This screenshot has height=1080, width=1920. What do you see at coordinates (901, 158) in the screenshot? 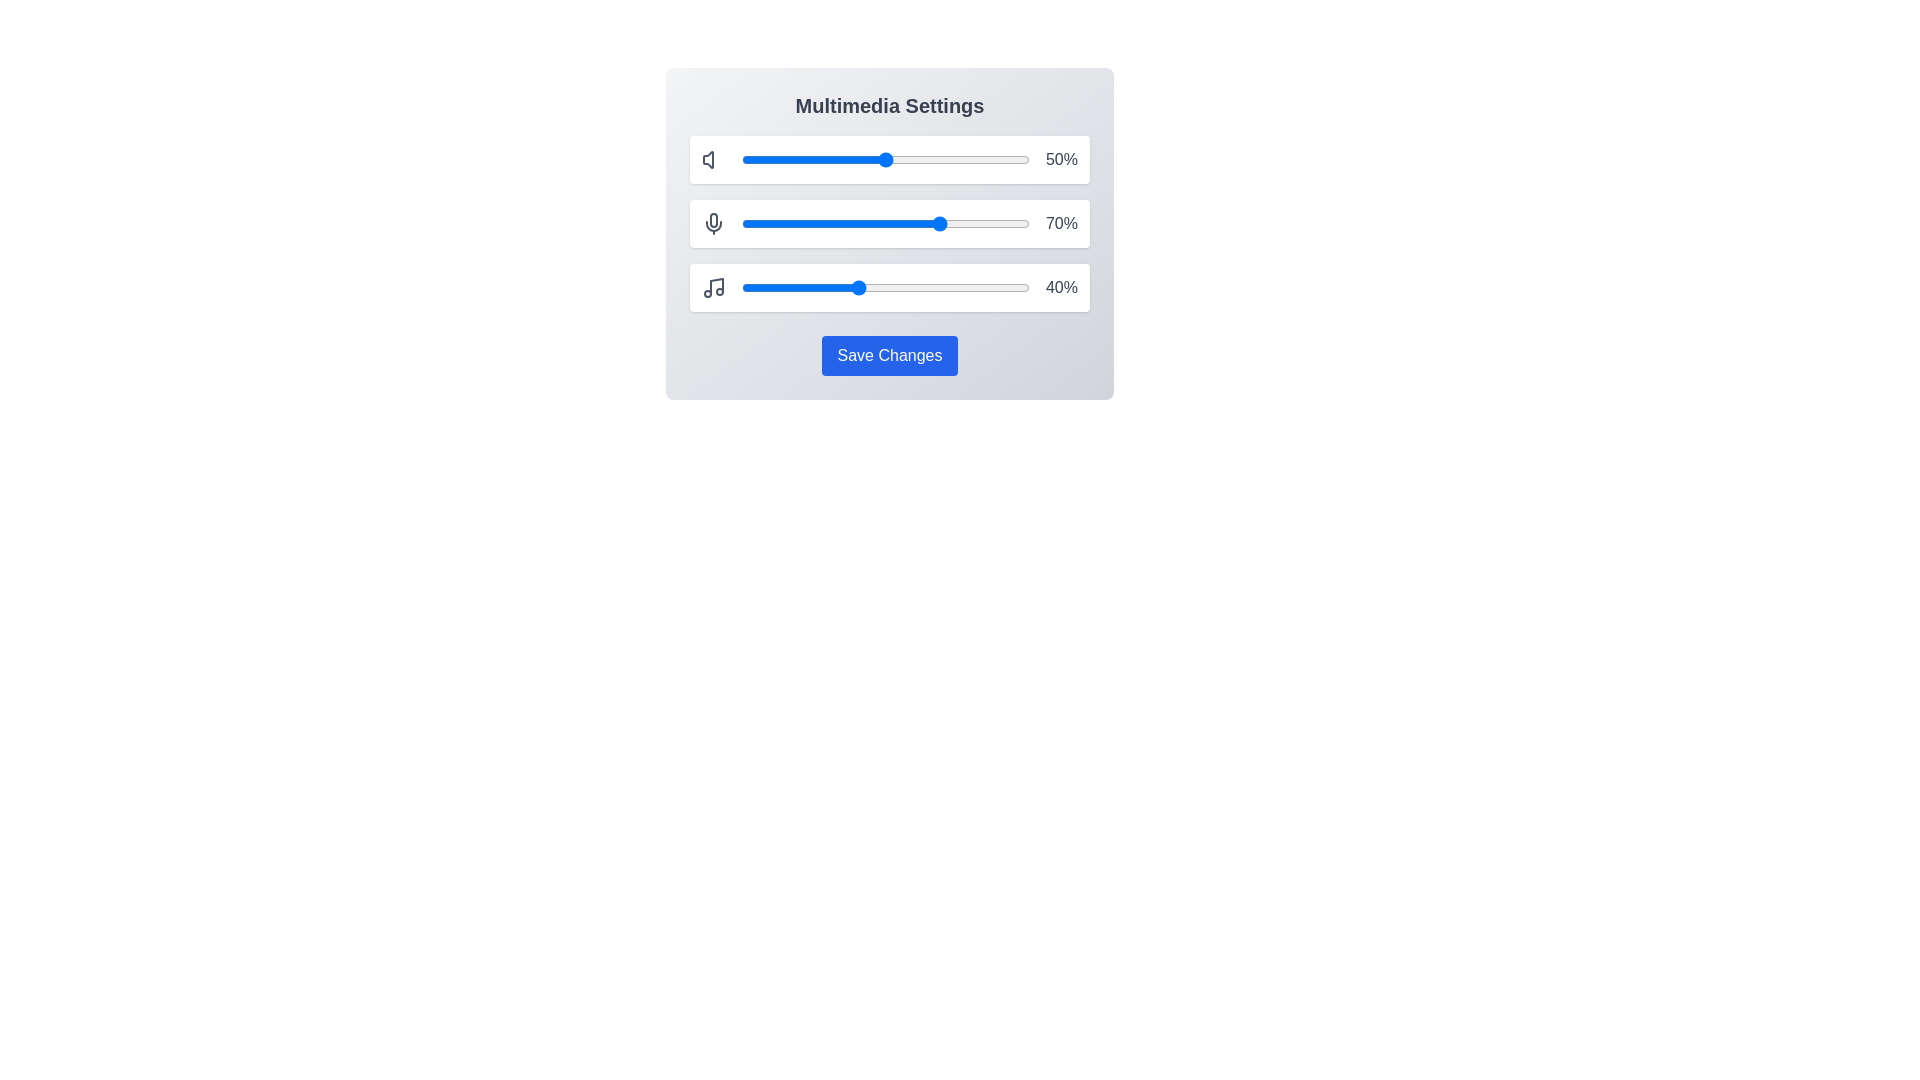
I see `the volume slider to 56%` at bounding box center [901, 158].